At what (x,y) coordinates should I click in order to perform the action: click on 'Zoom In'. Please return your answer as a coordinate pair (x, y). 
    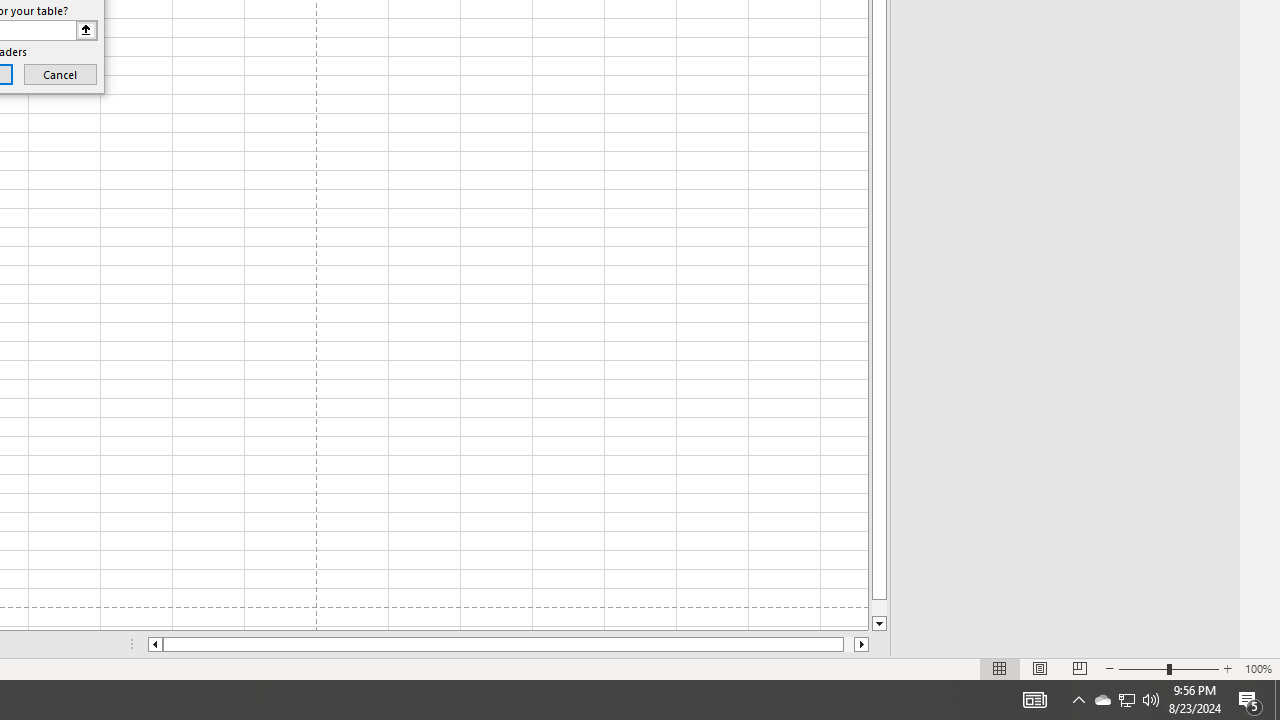
    Looking at the image, I should click on (1226, 669).